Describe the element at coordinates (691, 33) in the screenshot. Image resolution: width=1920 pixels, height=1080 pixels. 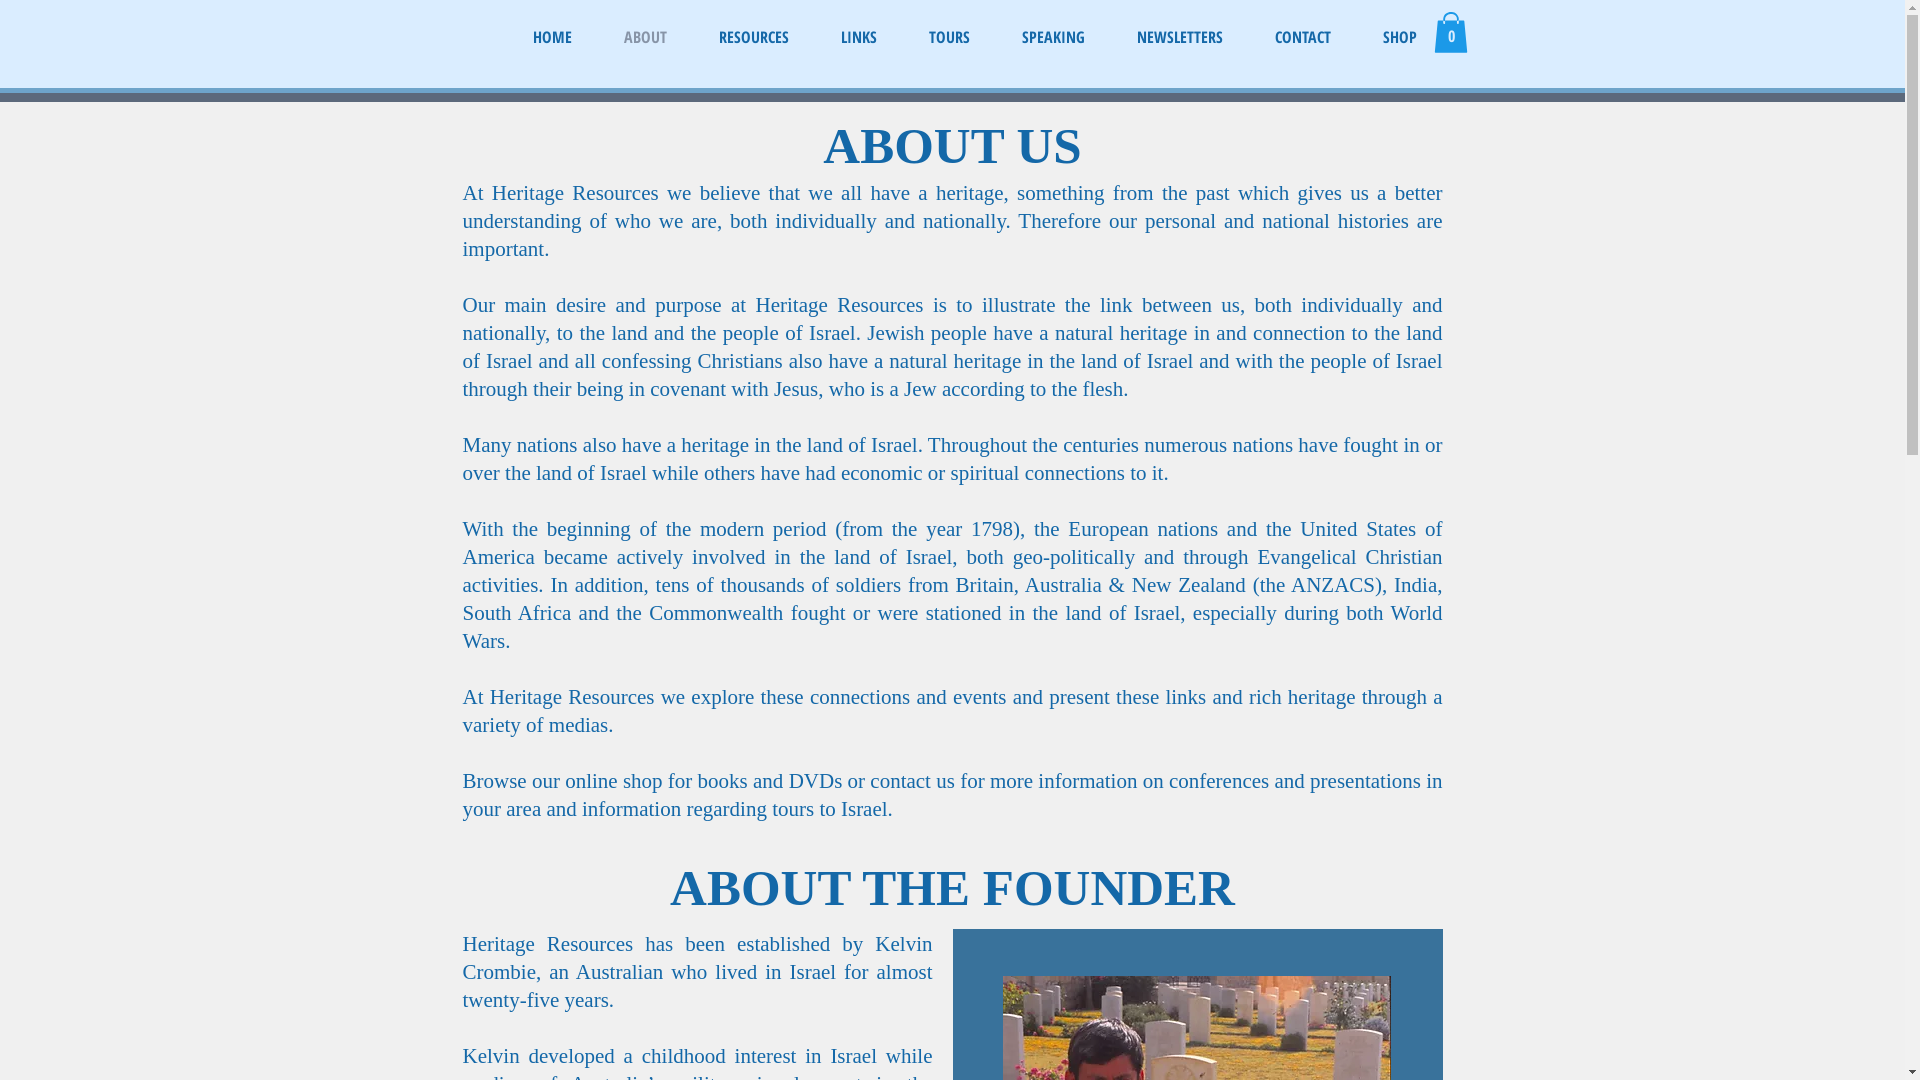
I see `'RESOURCES'` at that location.